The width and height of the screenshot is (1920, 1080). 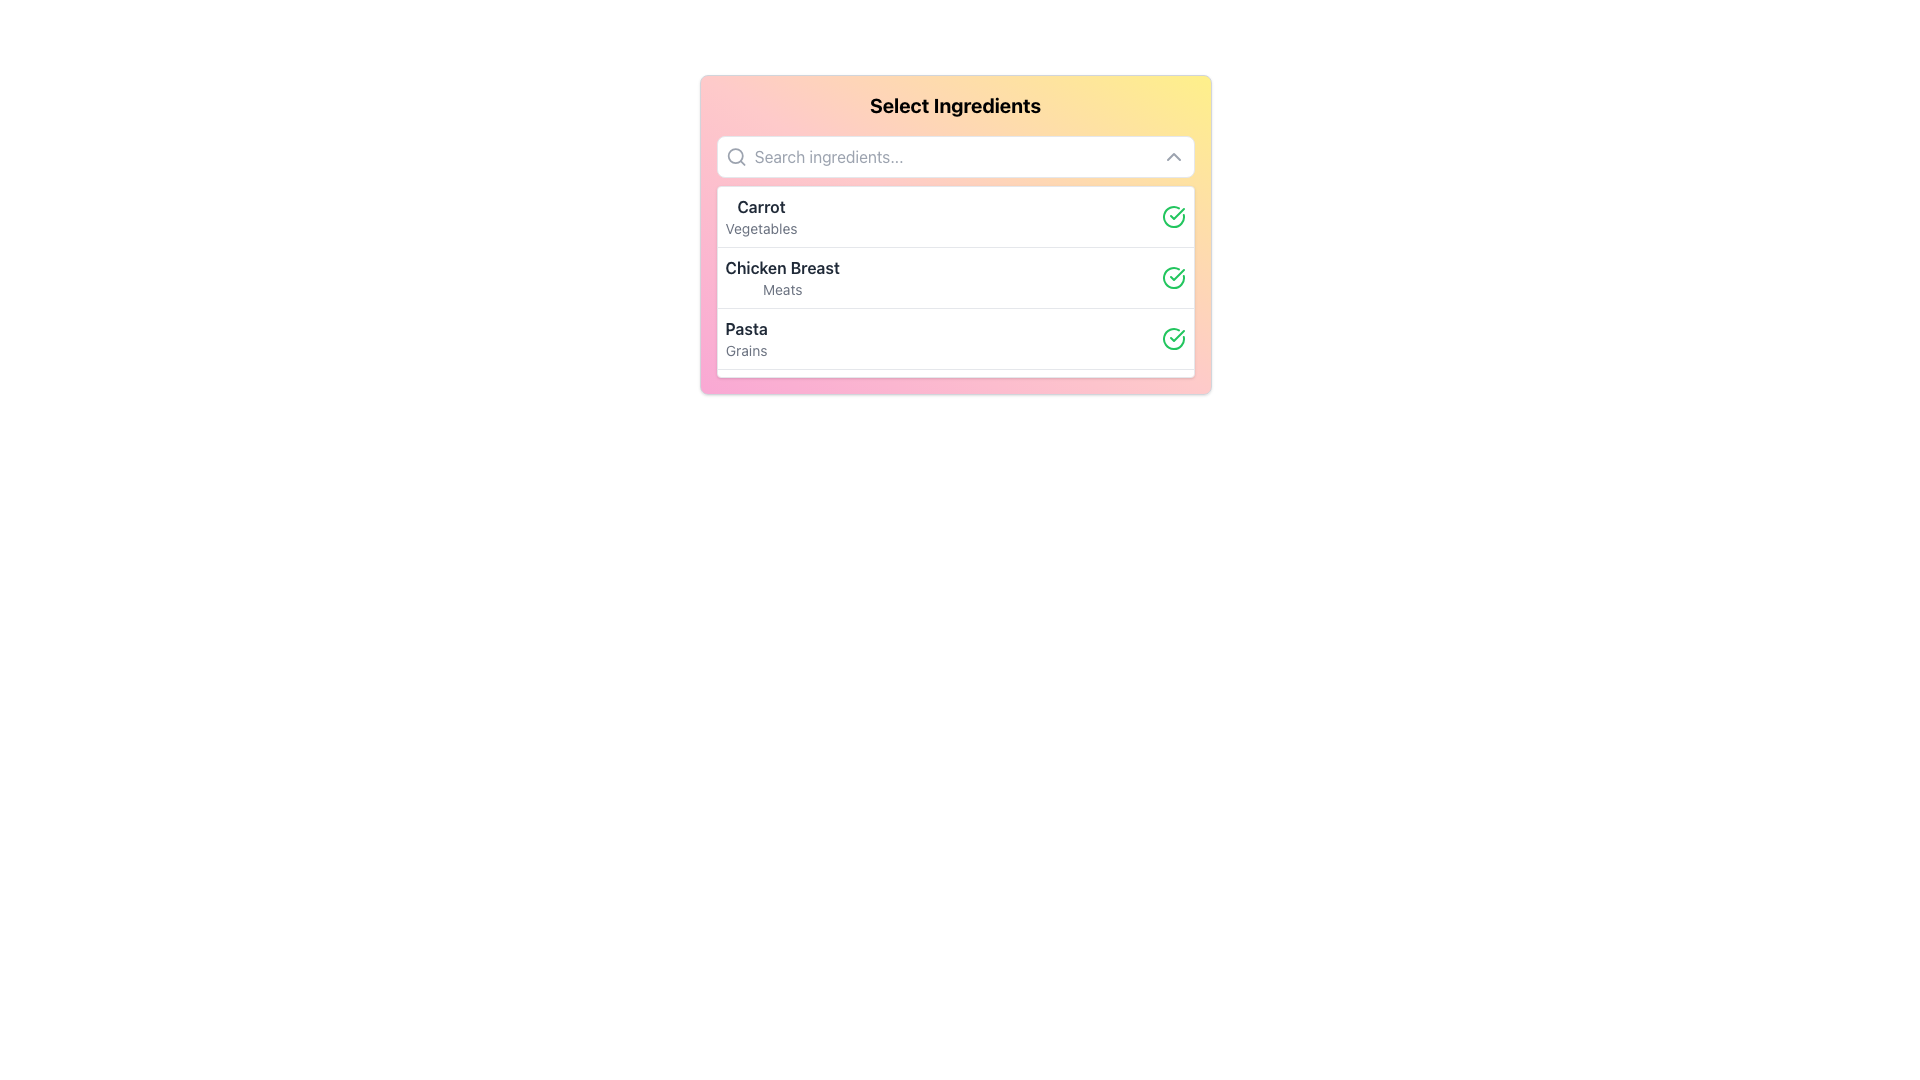 What do you see at coordinates (781, 289) in the screenshot?
I see `the static text label displaying 'Meats', which is gray in color and positioned directly beneath the bold text label 'Chicken Breast'` at bounding box center [781, 289].